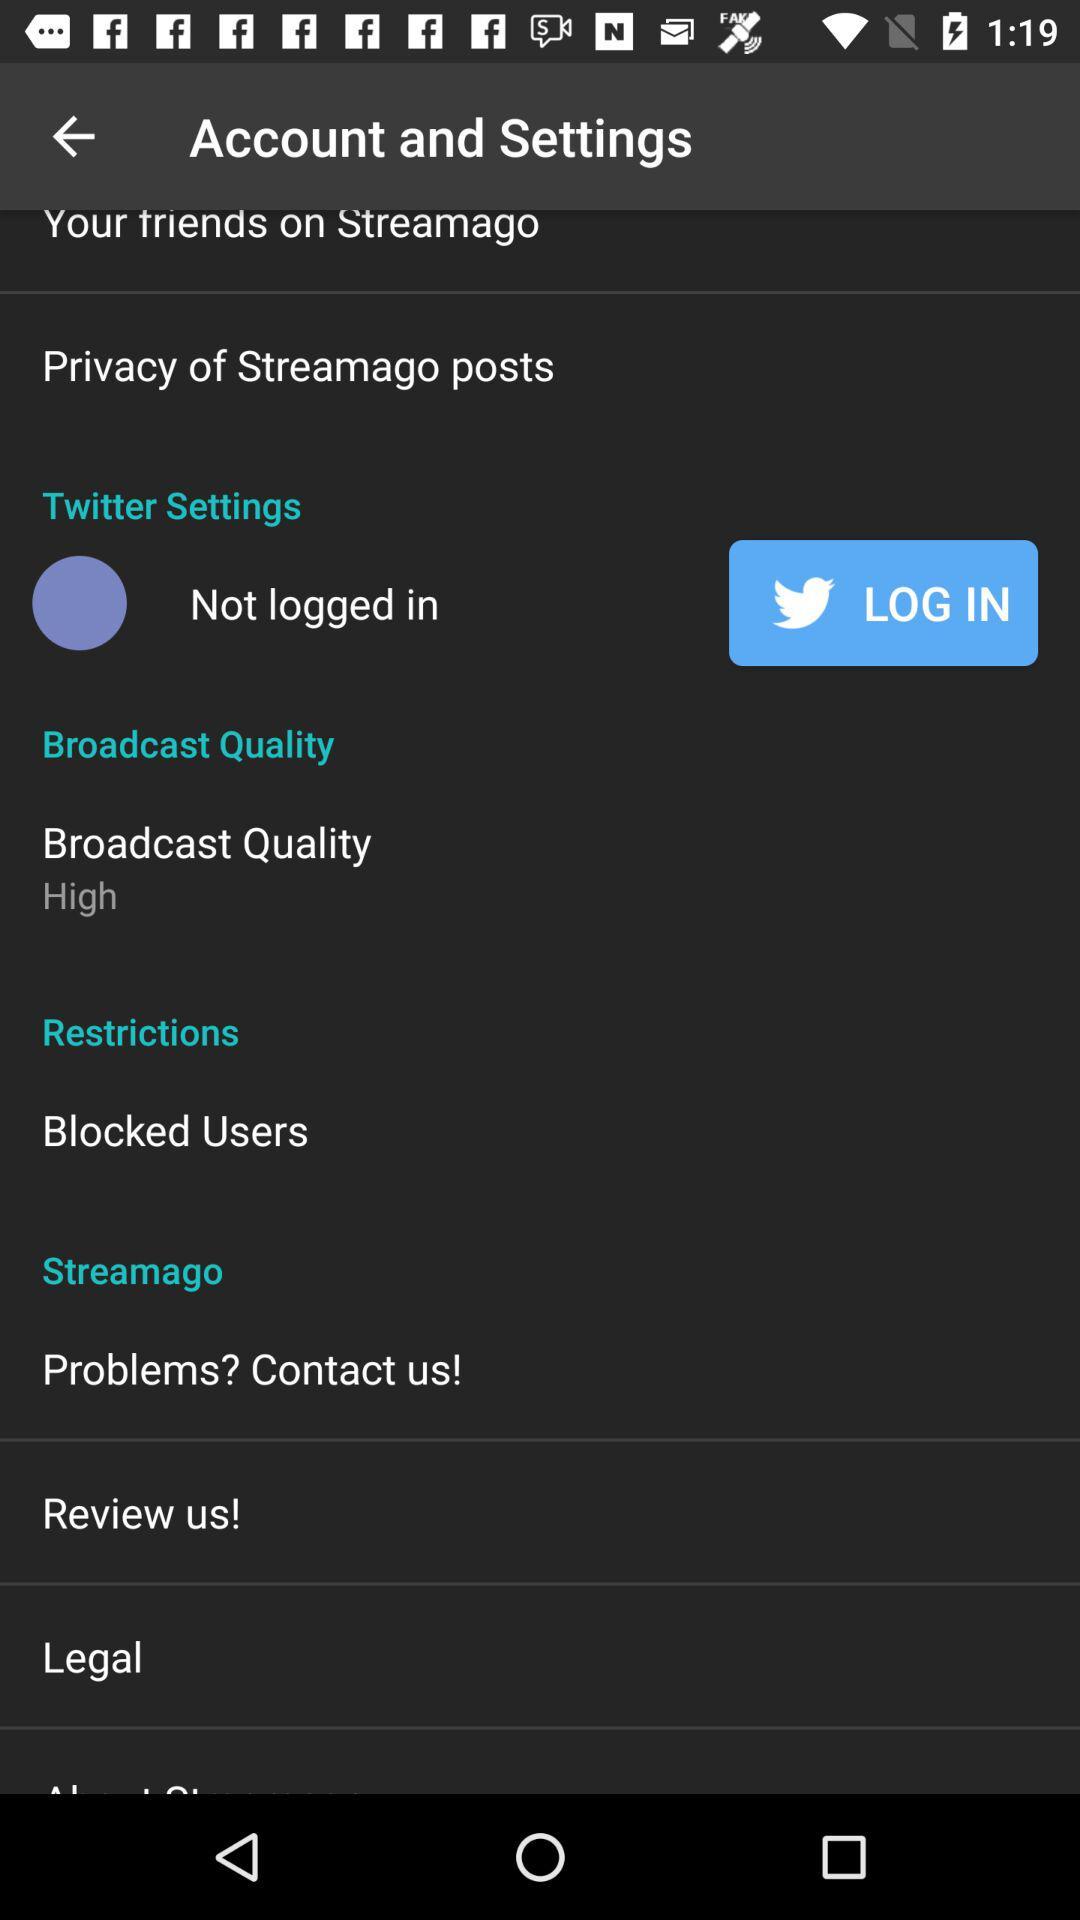  What do you see at coordinates (882, 602) in the screenshot?
I see `the icon to the right of not logged in item` at bounding box center [882, 602].